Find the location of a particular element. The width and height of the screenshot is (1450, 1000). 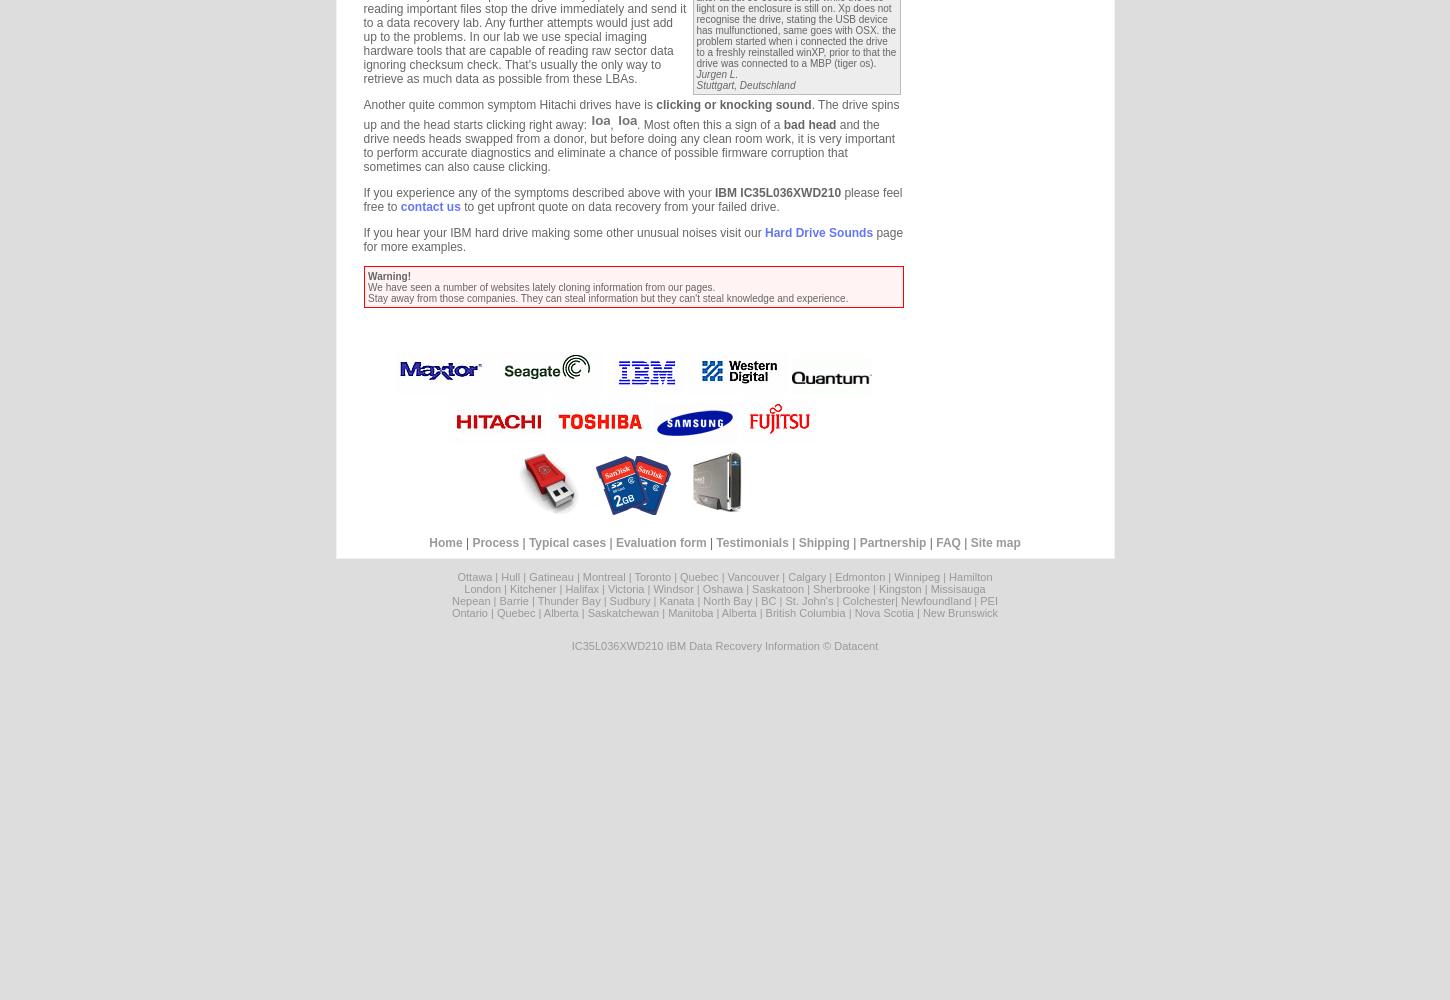

'clicking or knocking sound' is located at coordinates (654, 104).